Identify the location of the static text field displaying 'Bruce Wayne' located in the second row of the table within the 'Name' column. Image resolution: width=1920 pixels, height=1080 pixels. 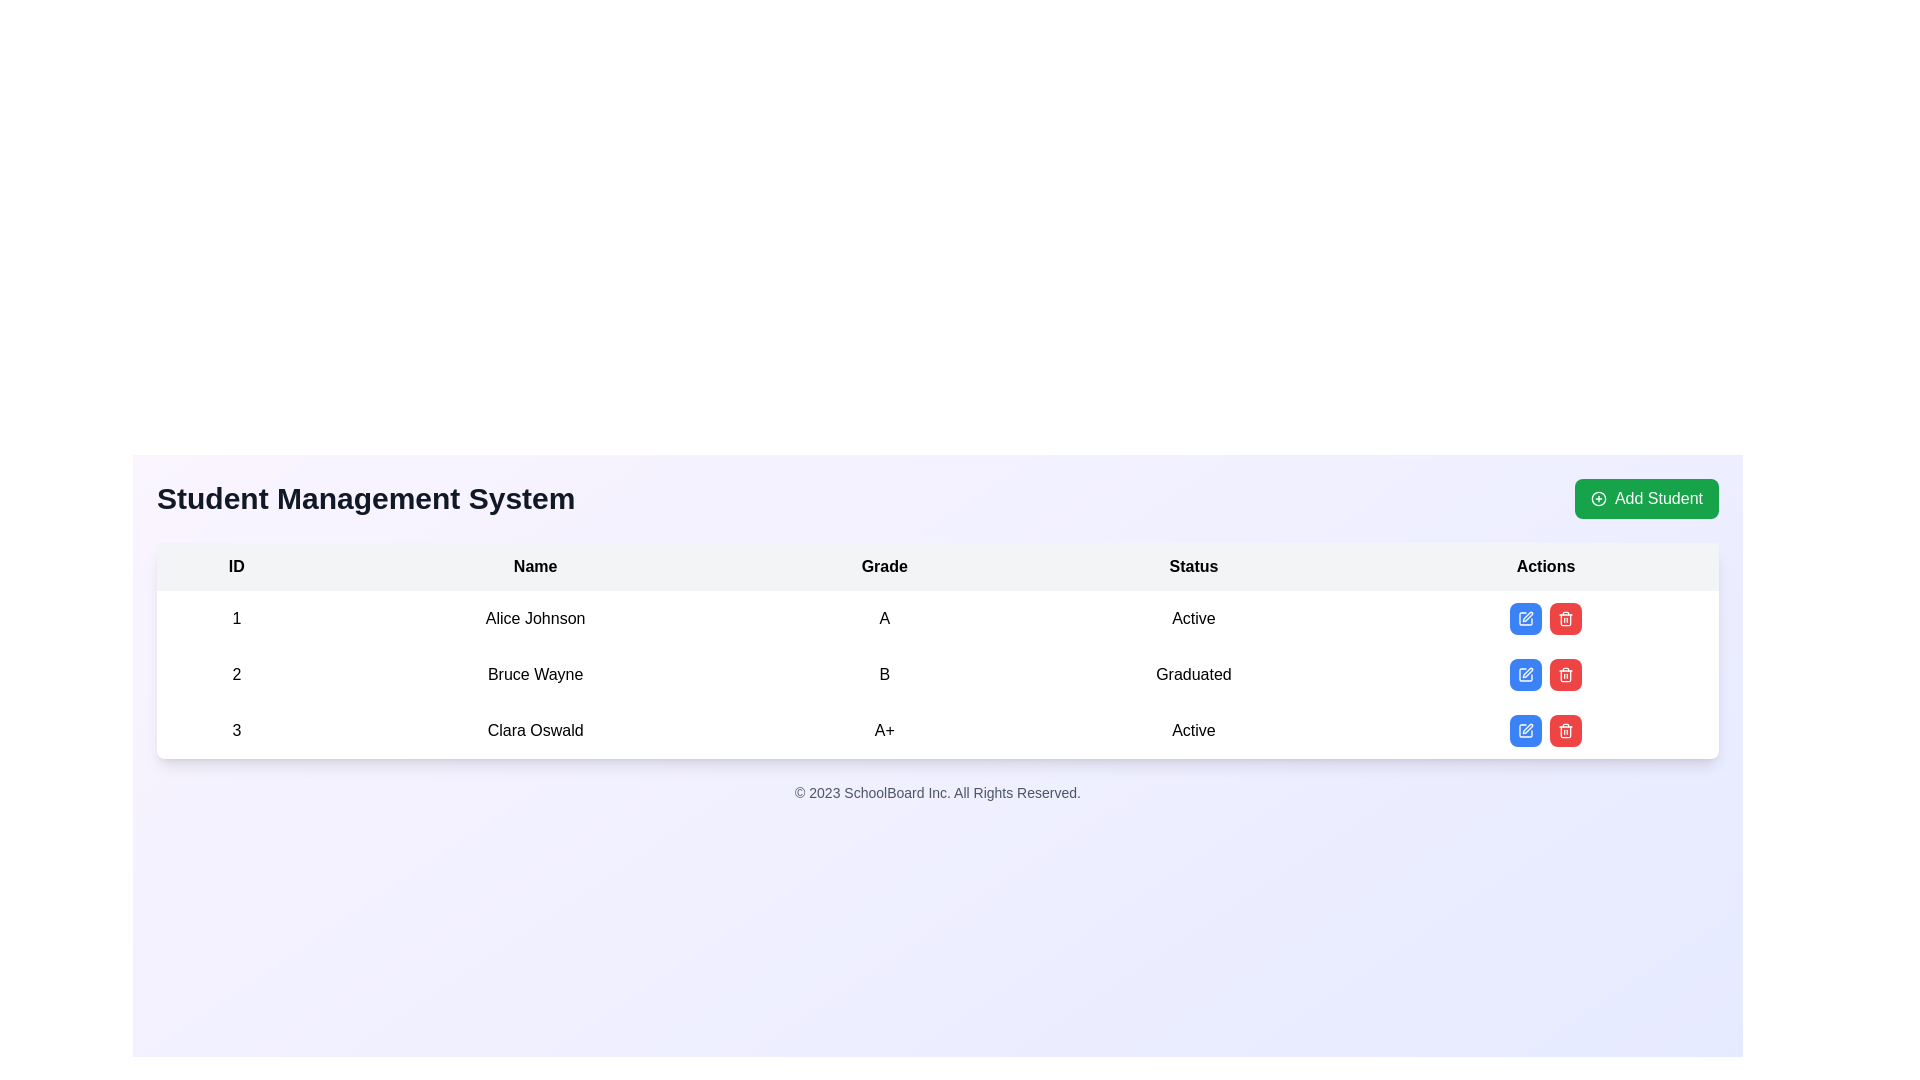
(535, 675).